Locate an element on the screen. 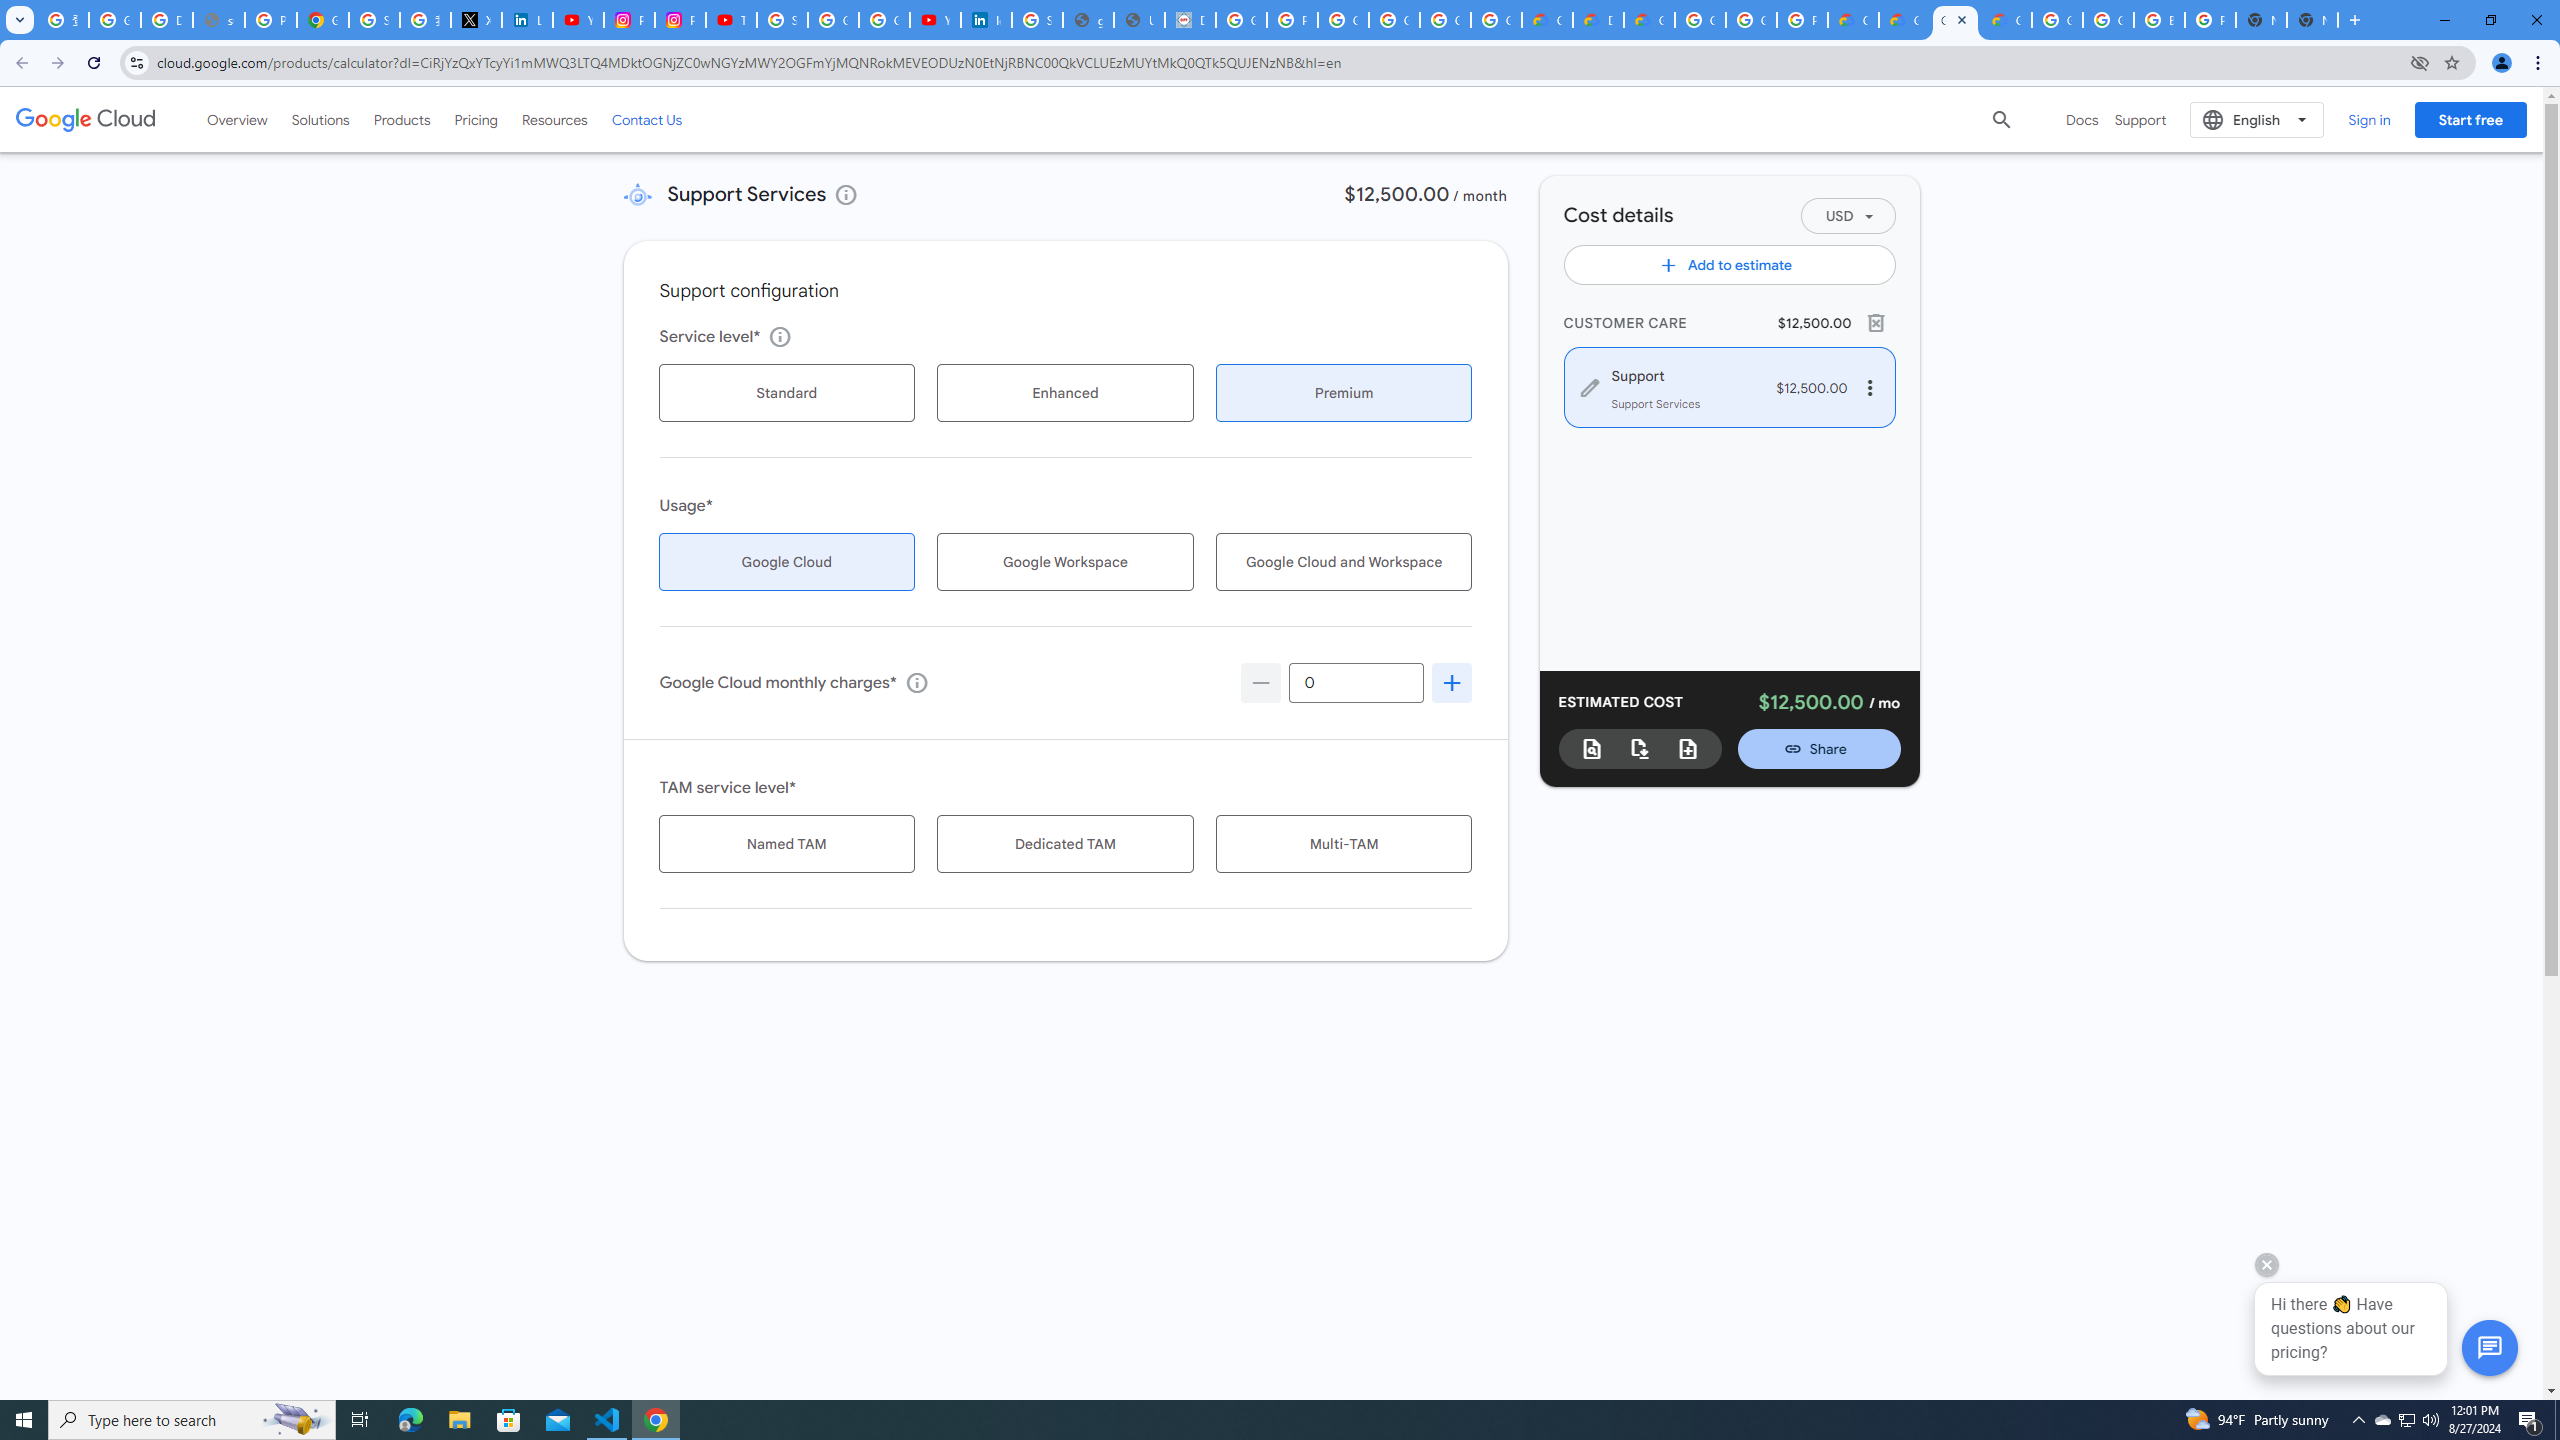 This screenshot has width=2560, height=1440. 'Start free' is located at coordinates (2470, 118).